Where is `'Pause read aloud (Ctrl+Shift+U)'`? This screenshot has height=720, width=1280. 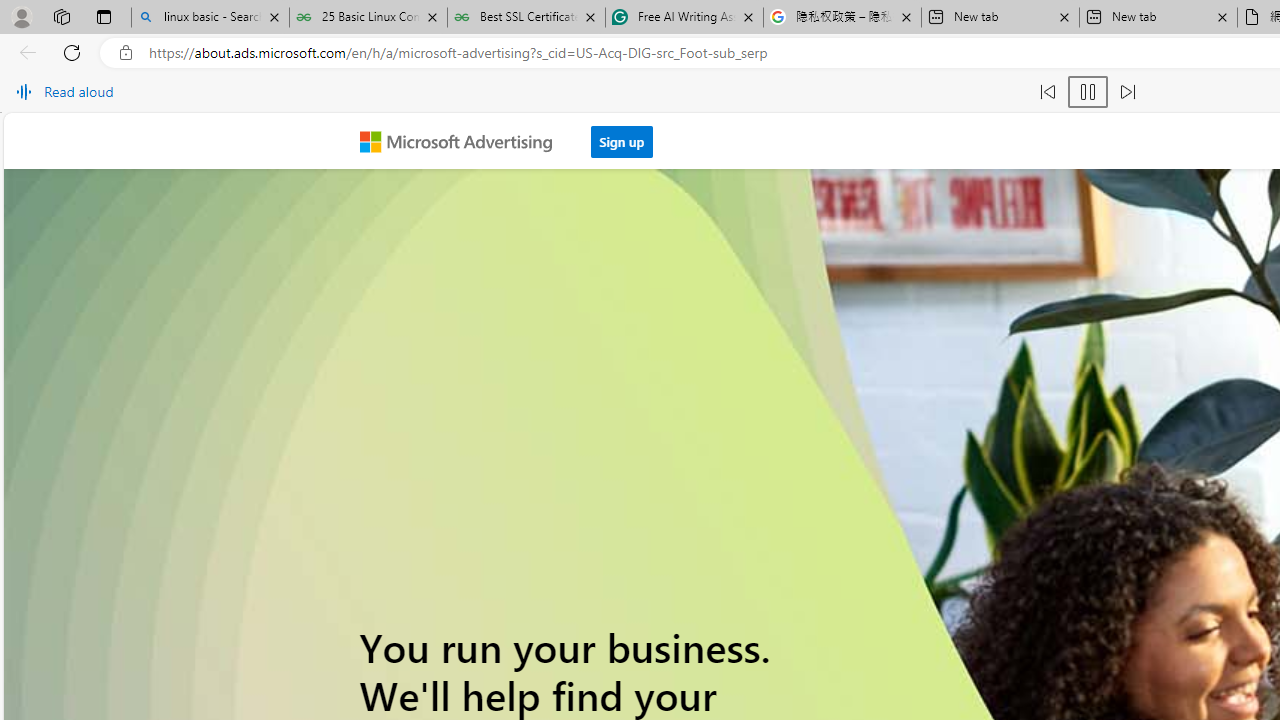
'Pause read aloud (Ctrl+Shift+U)' is located at coordinates (1087, 92).